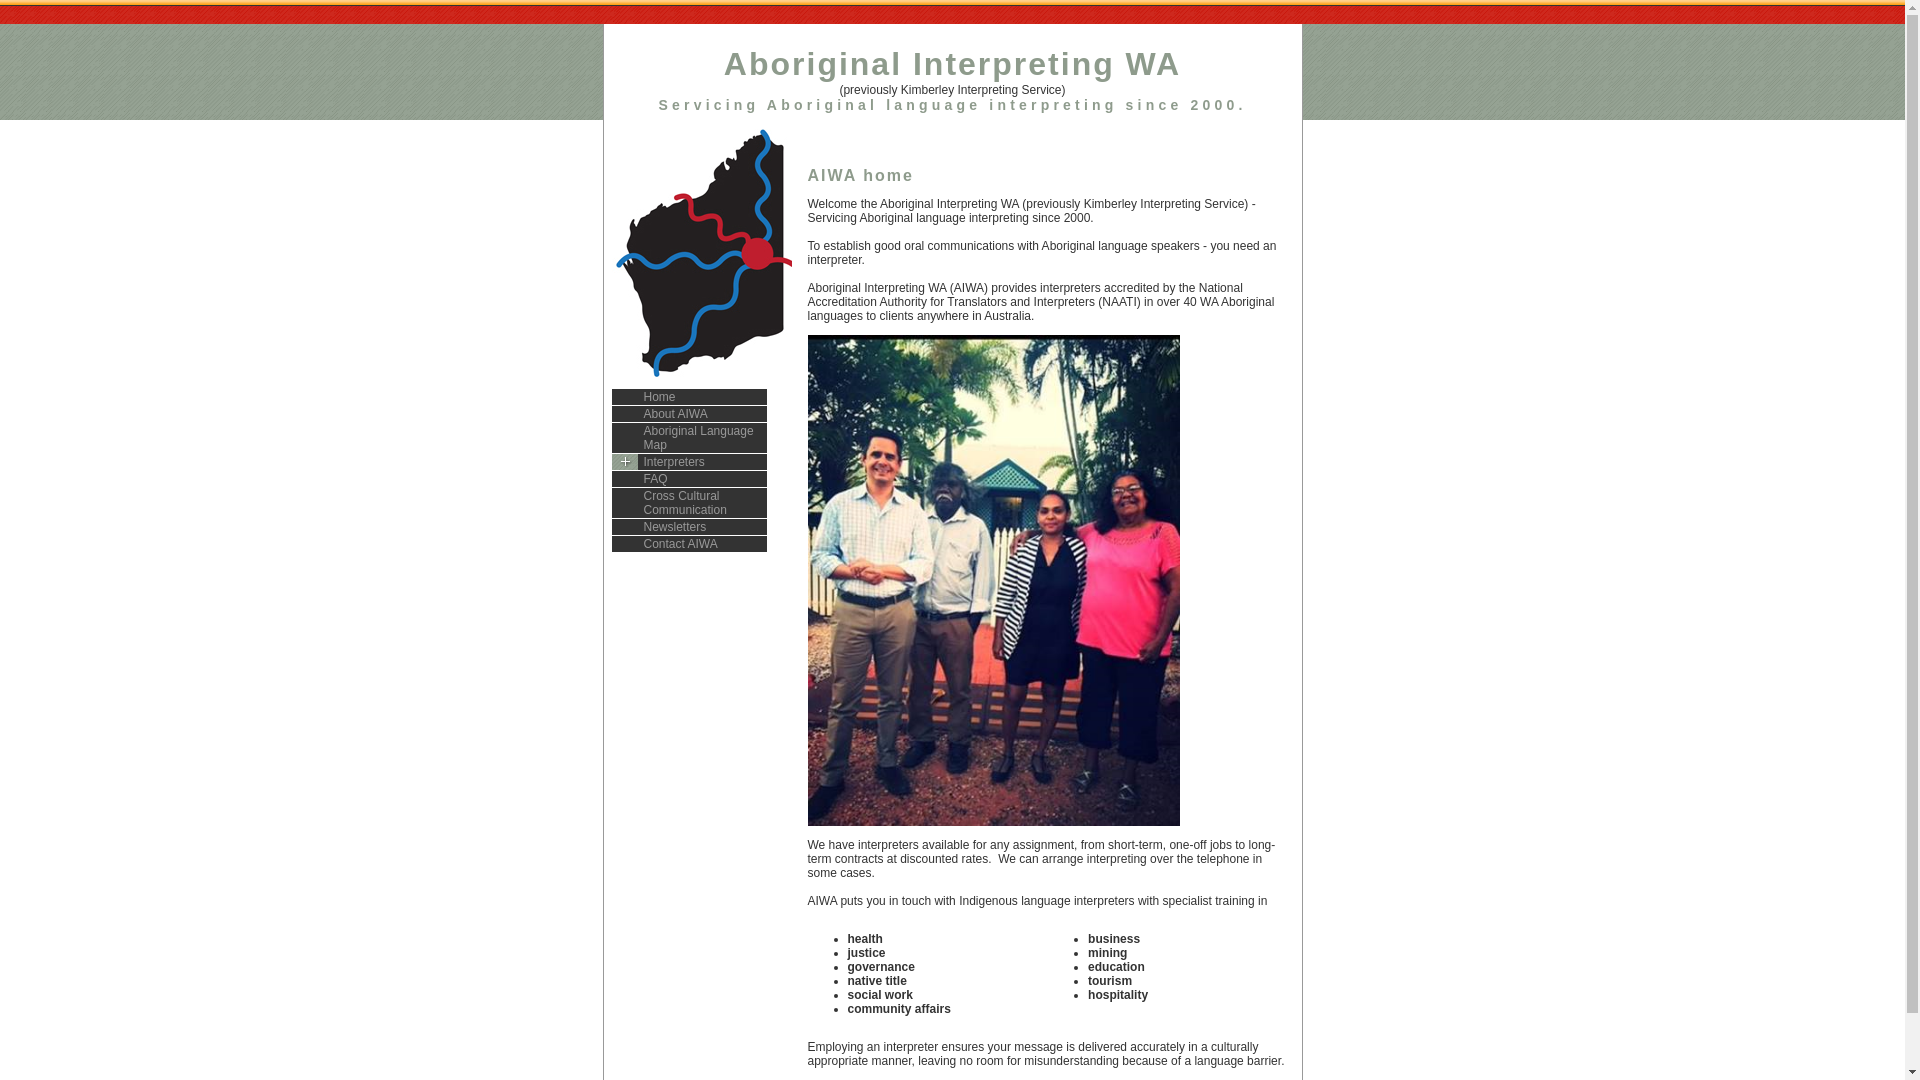 Image resolution: width=1920 pixels, height=1080 pixels. Describe the element at coordinates (689, 462) in the screenshot. I see `'Interpreters'` at that location.